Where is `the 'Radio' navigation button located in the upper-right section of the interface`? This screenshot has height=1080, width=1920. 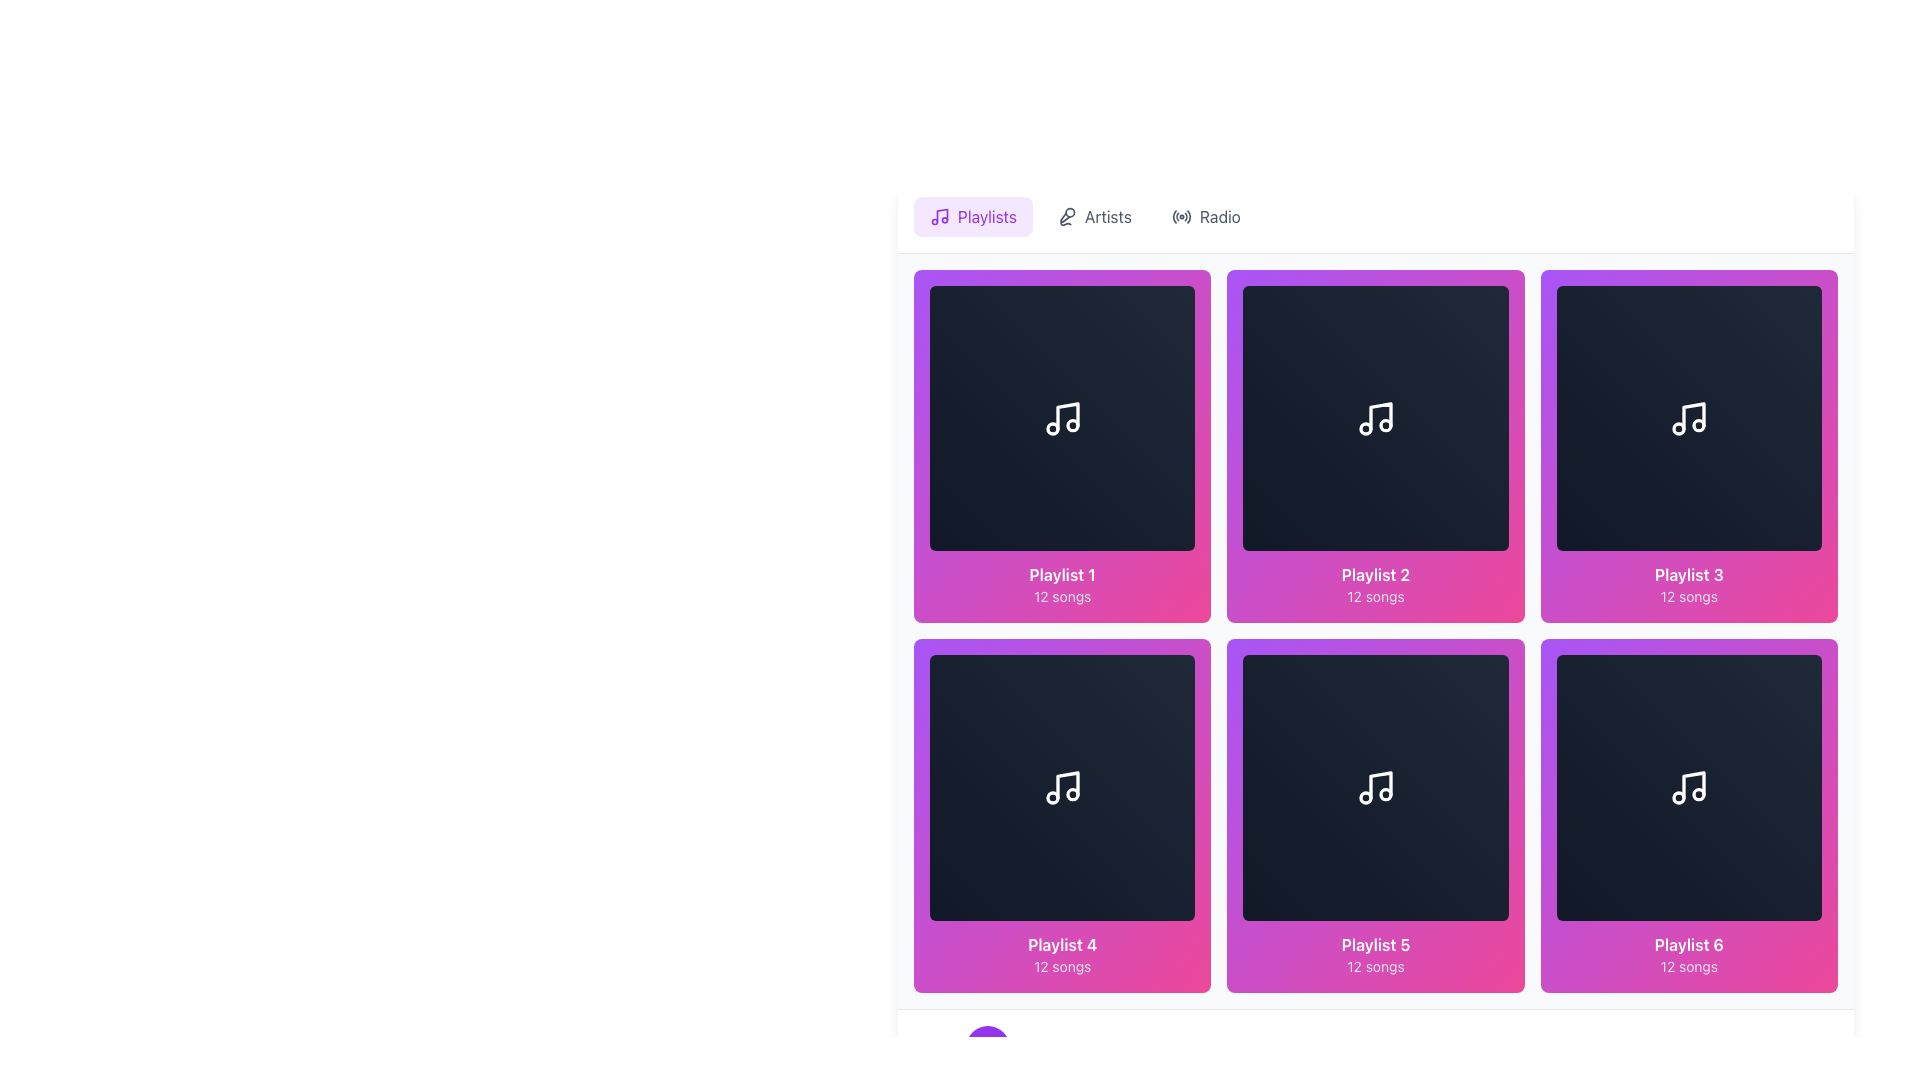 the 'Radio' navigation button located in the upper-right section of the interface is located at coordinates (1205, 216).